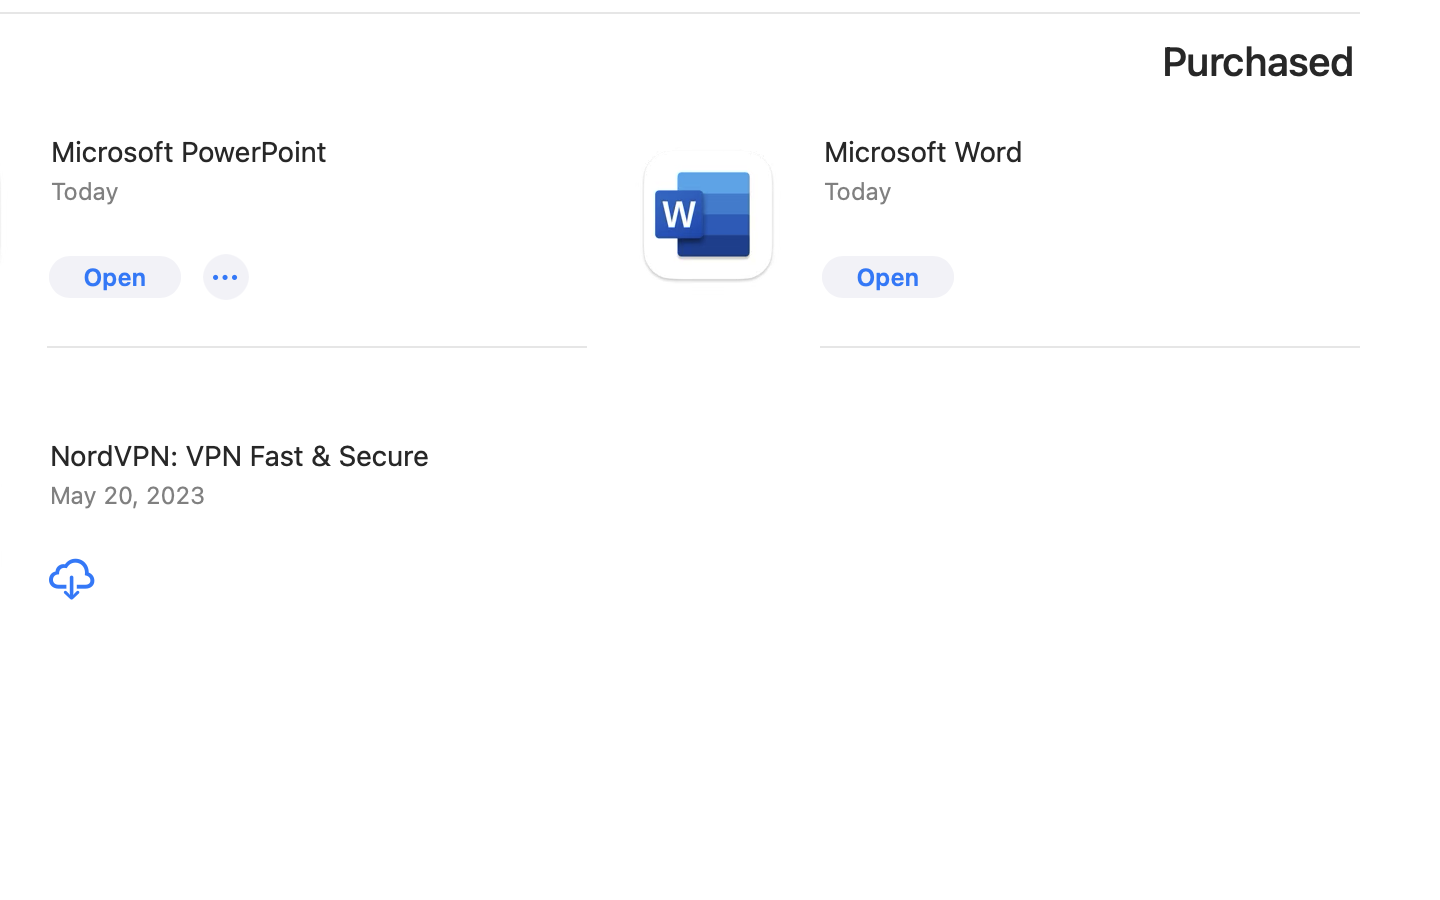  What do you see at coordinates (1257, 61) in the screenshot?
I see `'Purchased'` at bounding box center [1257, 61].